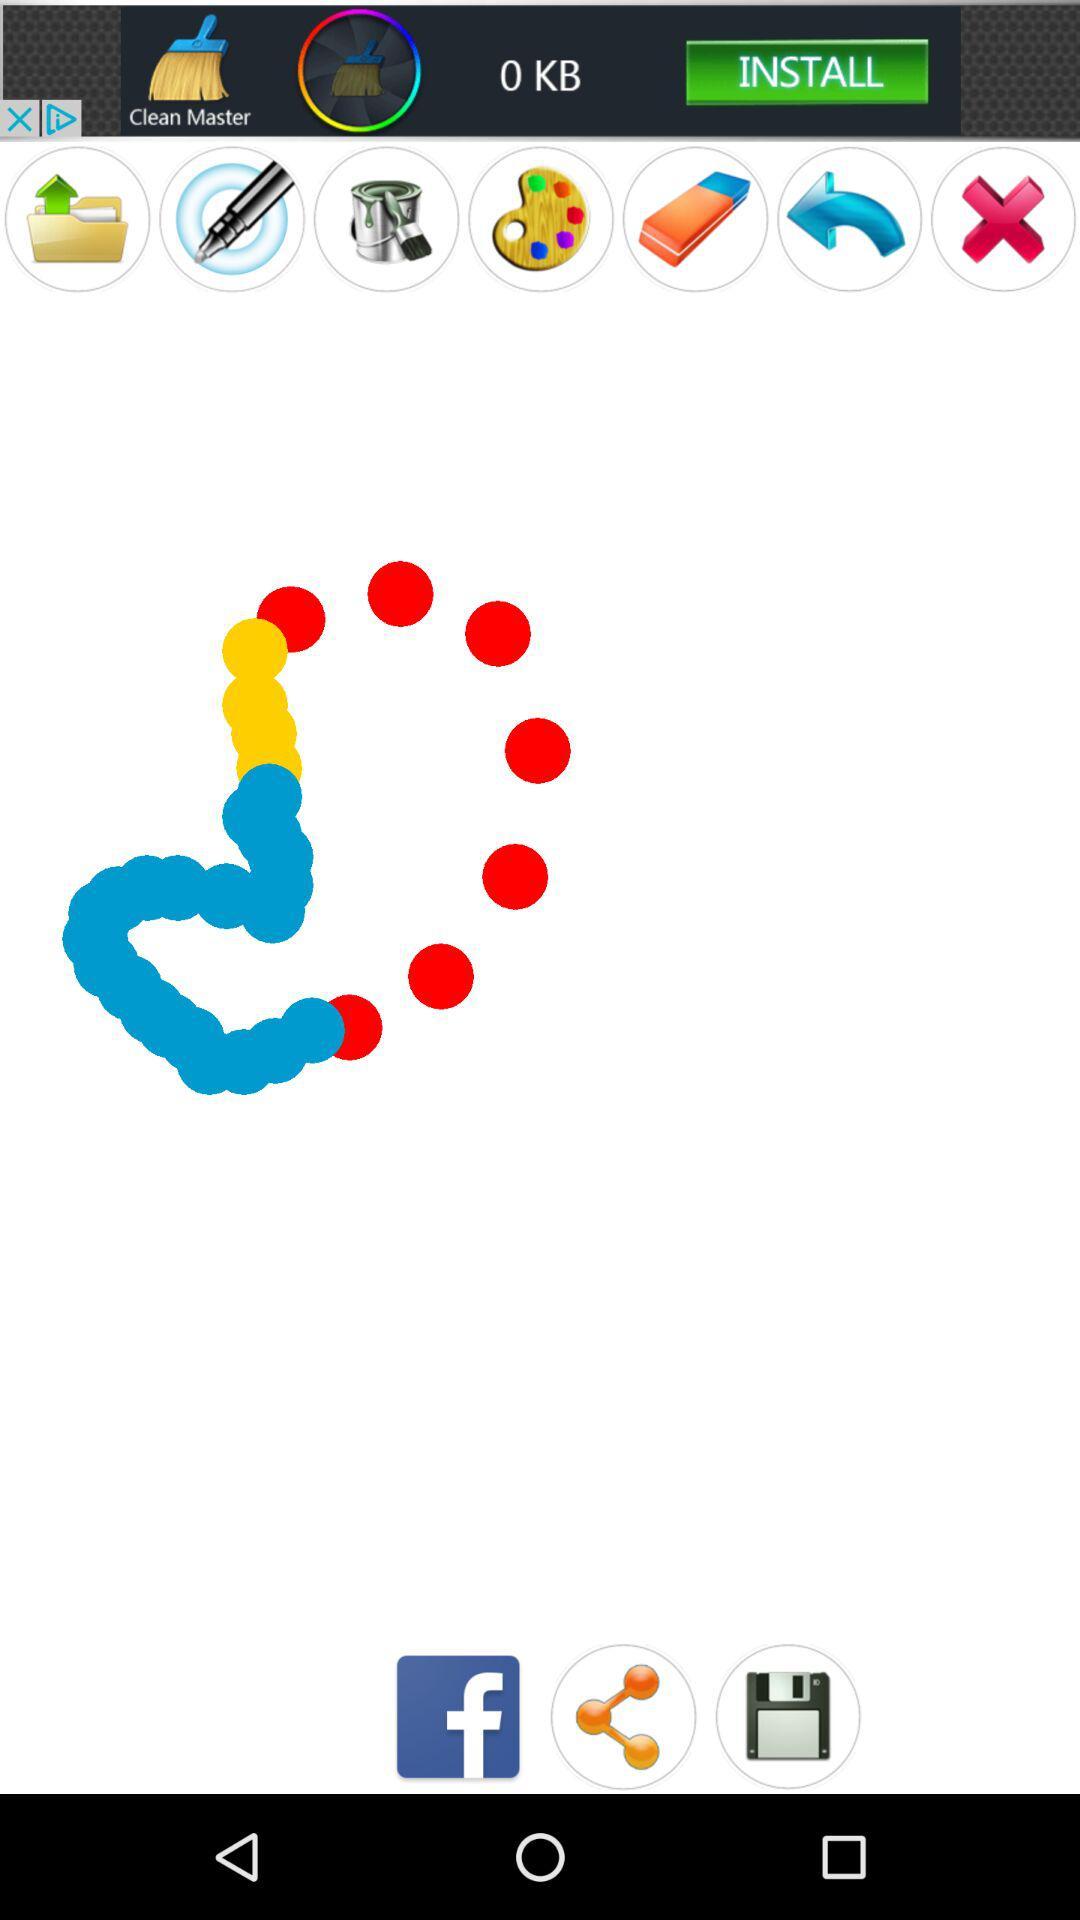 Image resolution: width=1080 pixels, height=1920 pixels. I want to click on clean option, so click(540, 70).